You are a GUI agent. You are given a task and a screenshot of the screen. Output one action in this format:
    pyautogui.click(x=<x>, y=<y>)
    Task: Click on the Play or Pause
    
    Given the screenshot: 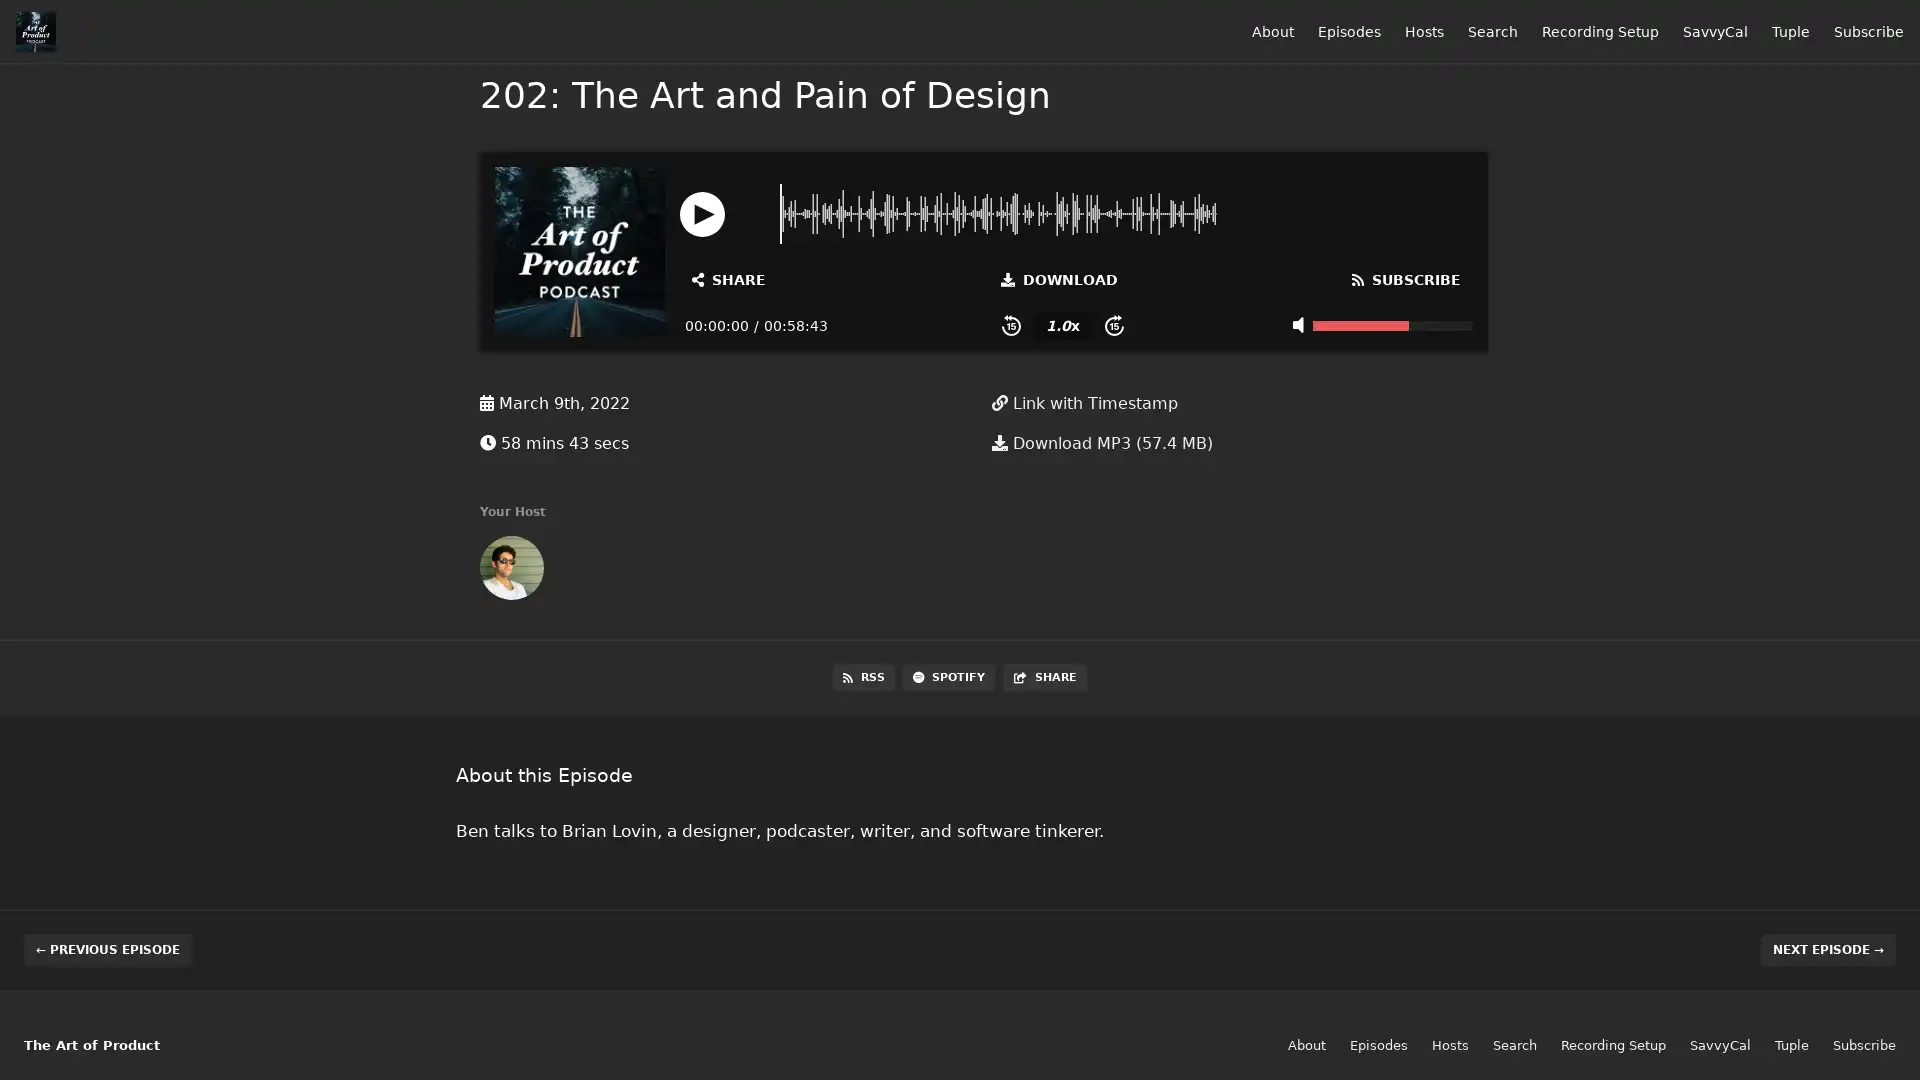 What is the action you would take?
    pyautogui.click(x=702, y=213)
    